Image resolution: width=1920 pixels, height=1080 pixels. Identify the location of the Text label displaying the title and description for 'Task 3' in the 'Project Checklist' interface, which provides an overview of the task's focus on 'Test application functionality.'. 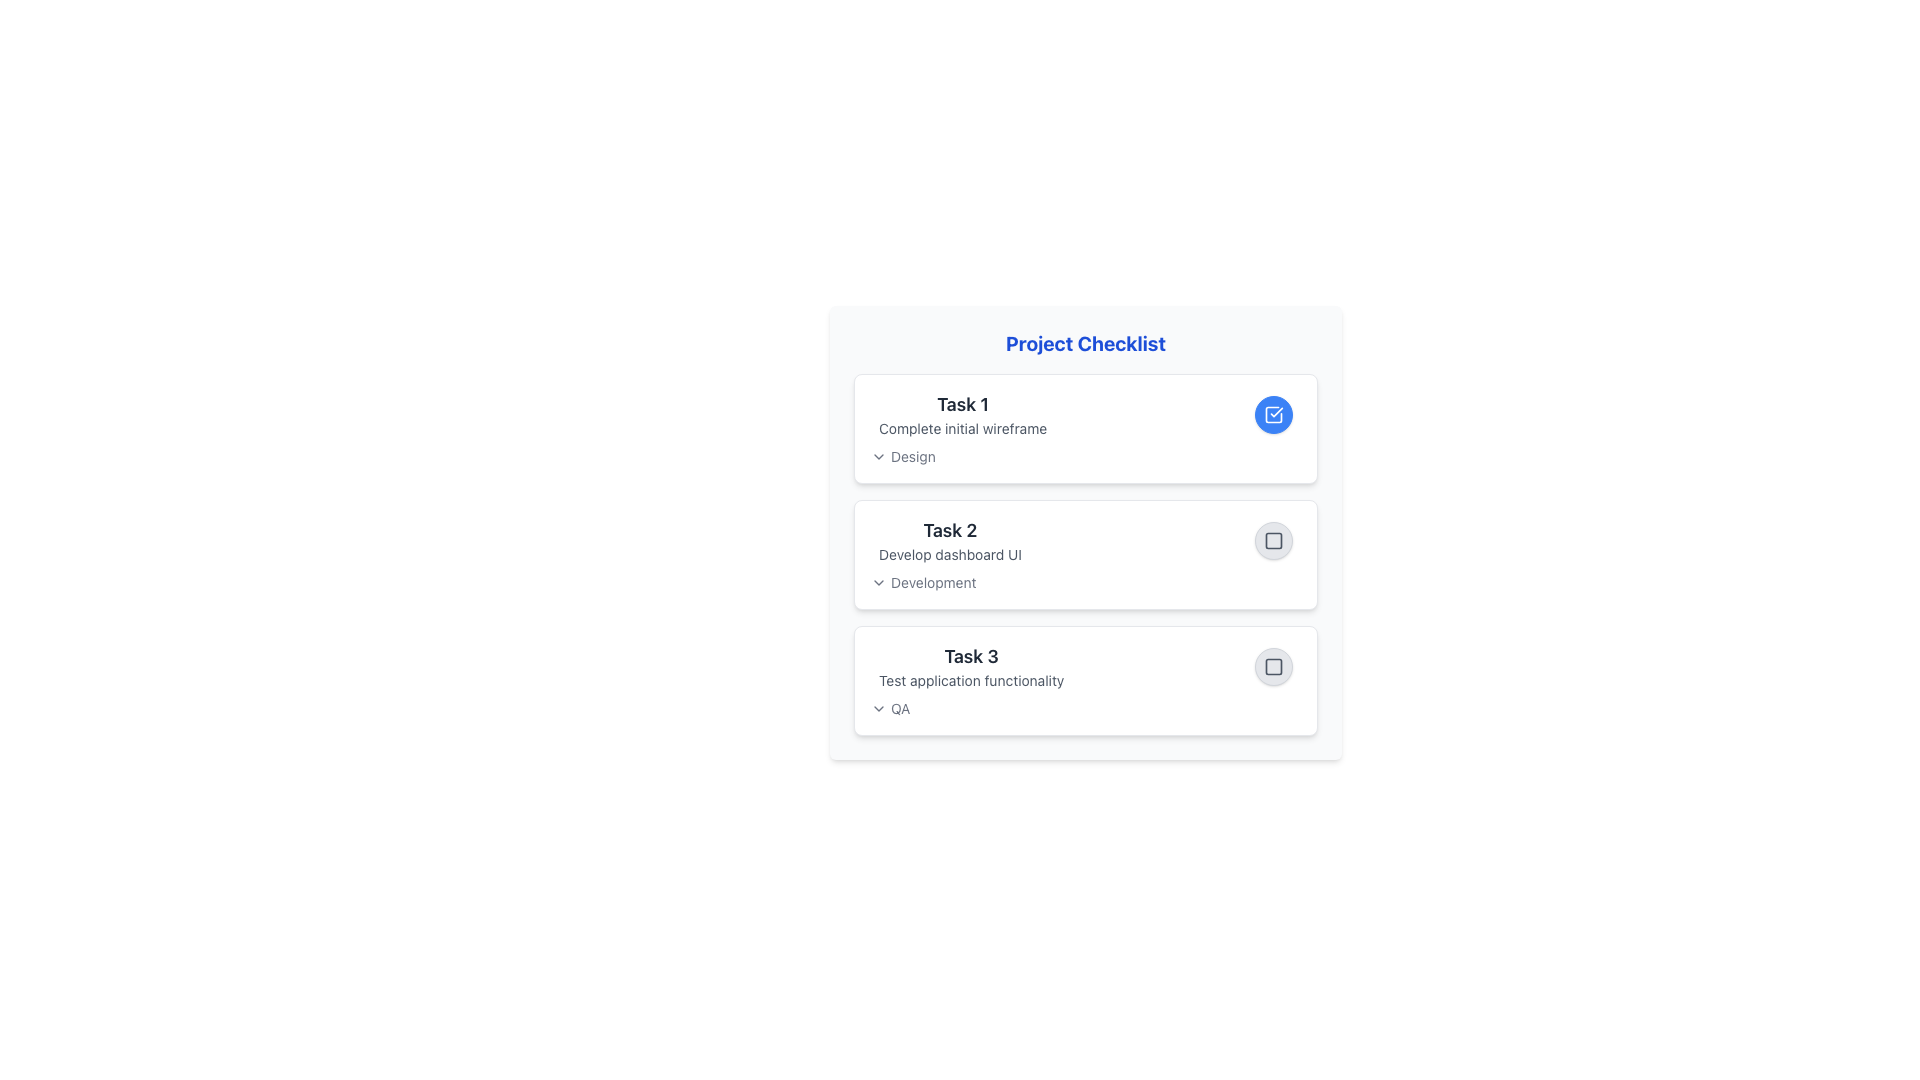
(971, 667).